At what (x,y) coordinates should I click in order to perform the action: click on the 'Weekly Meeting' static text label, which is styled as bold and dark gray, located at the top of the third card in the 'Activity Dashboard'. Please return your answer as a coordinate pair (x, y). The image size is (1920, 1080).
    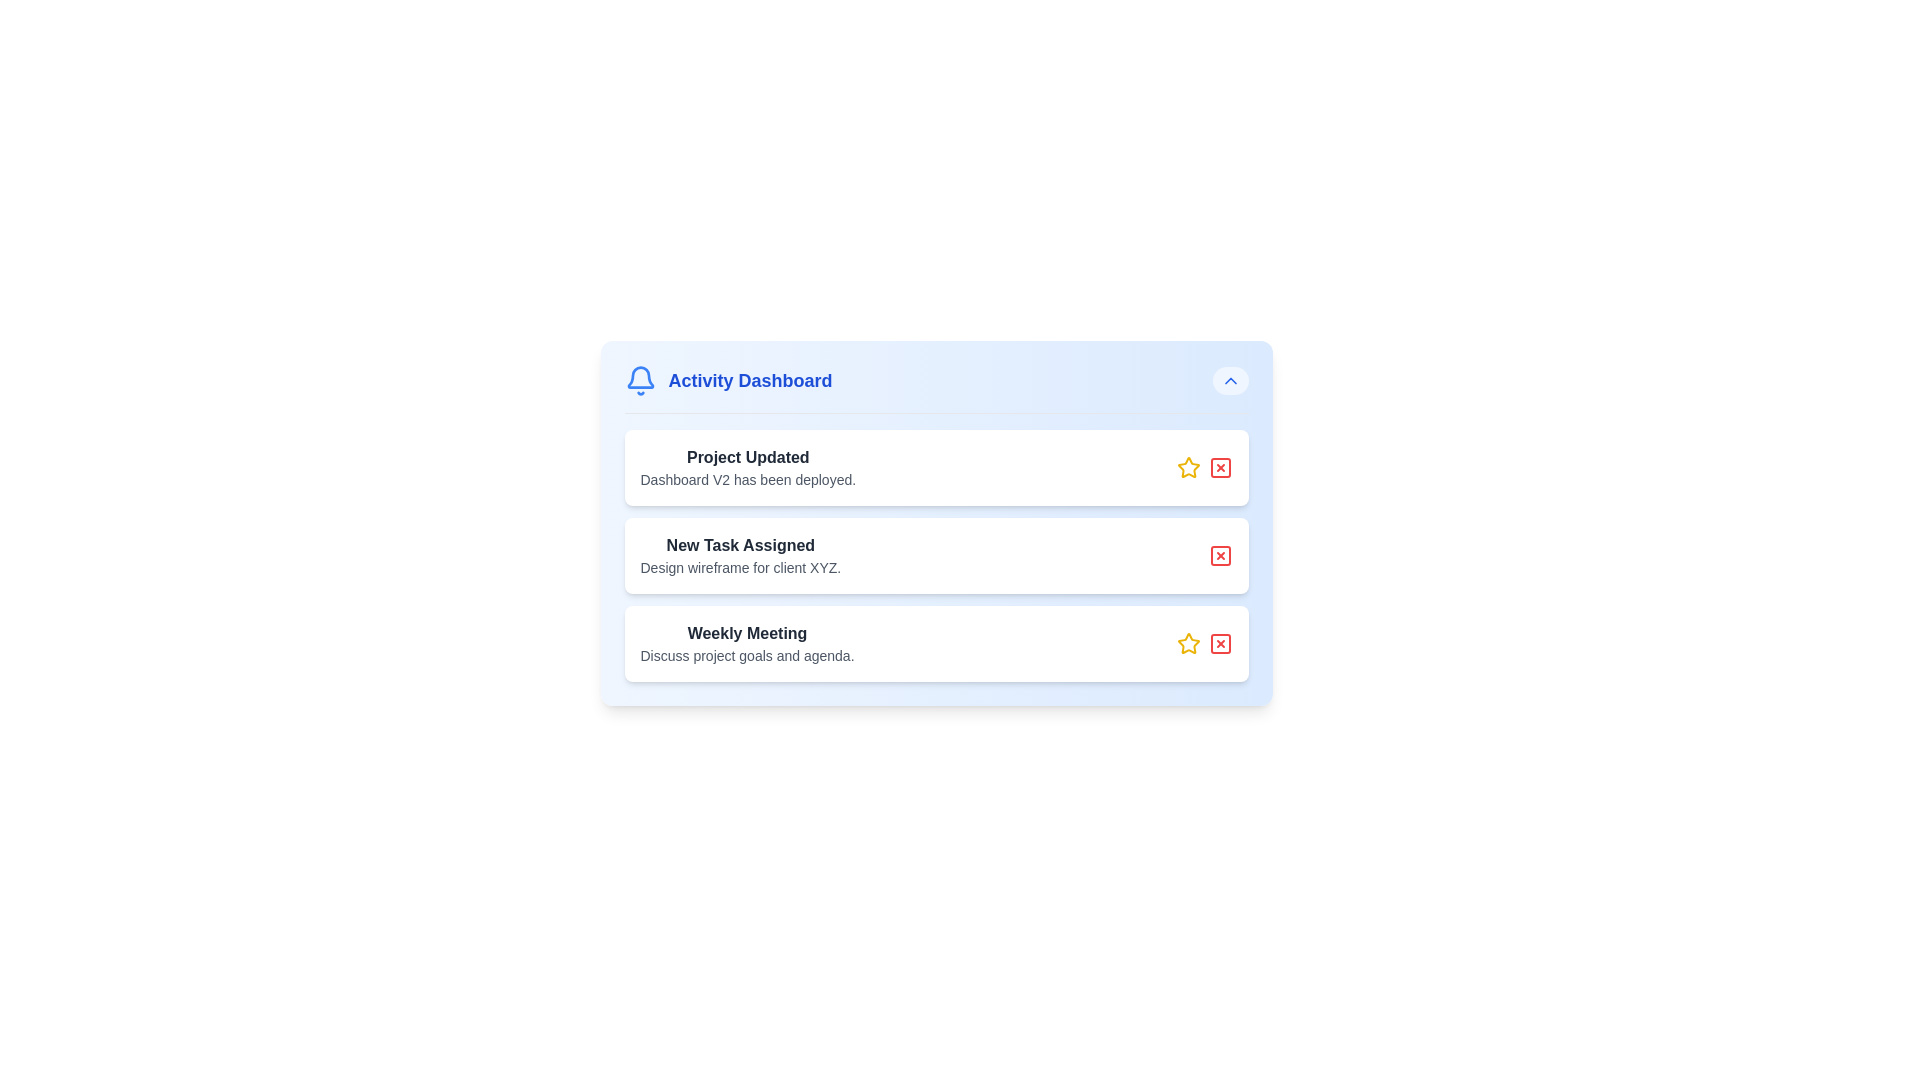
    Looking at the image, I should click on (746, 633).